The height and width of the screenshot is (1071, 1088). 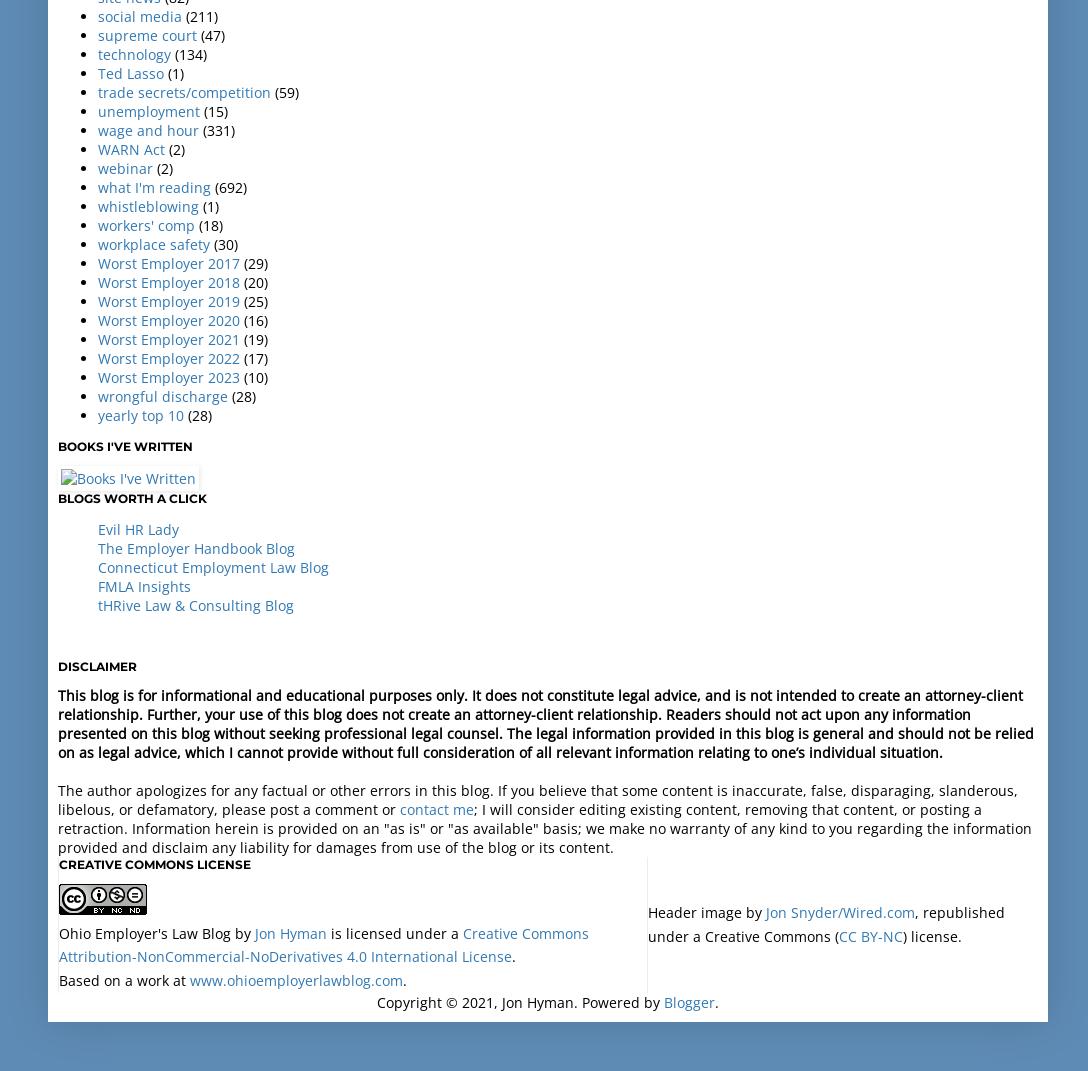 I want to click on '(47)', so click(x=212, y=33).